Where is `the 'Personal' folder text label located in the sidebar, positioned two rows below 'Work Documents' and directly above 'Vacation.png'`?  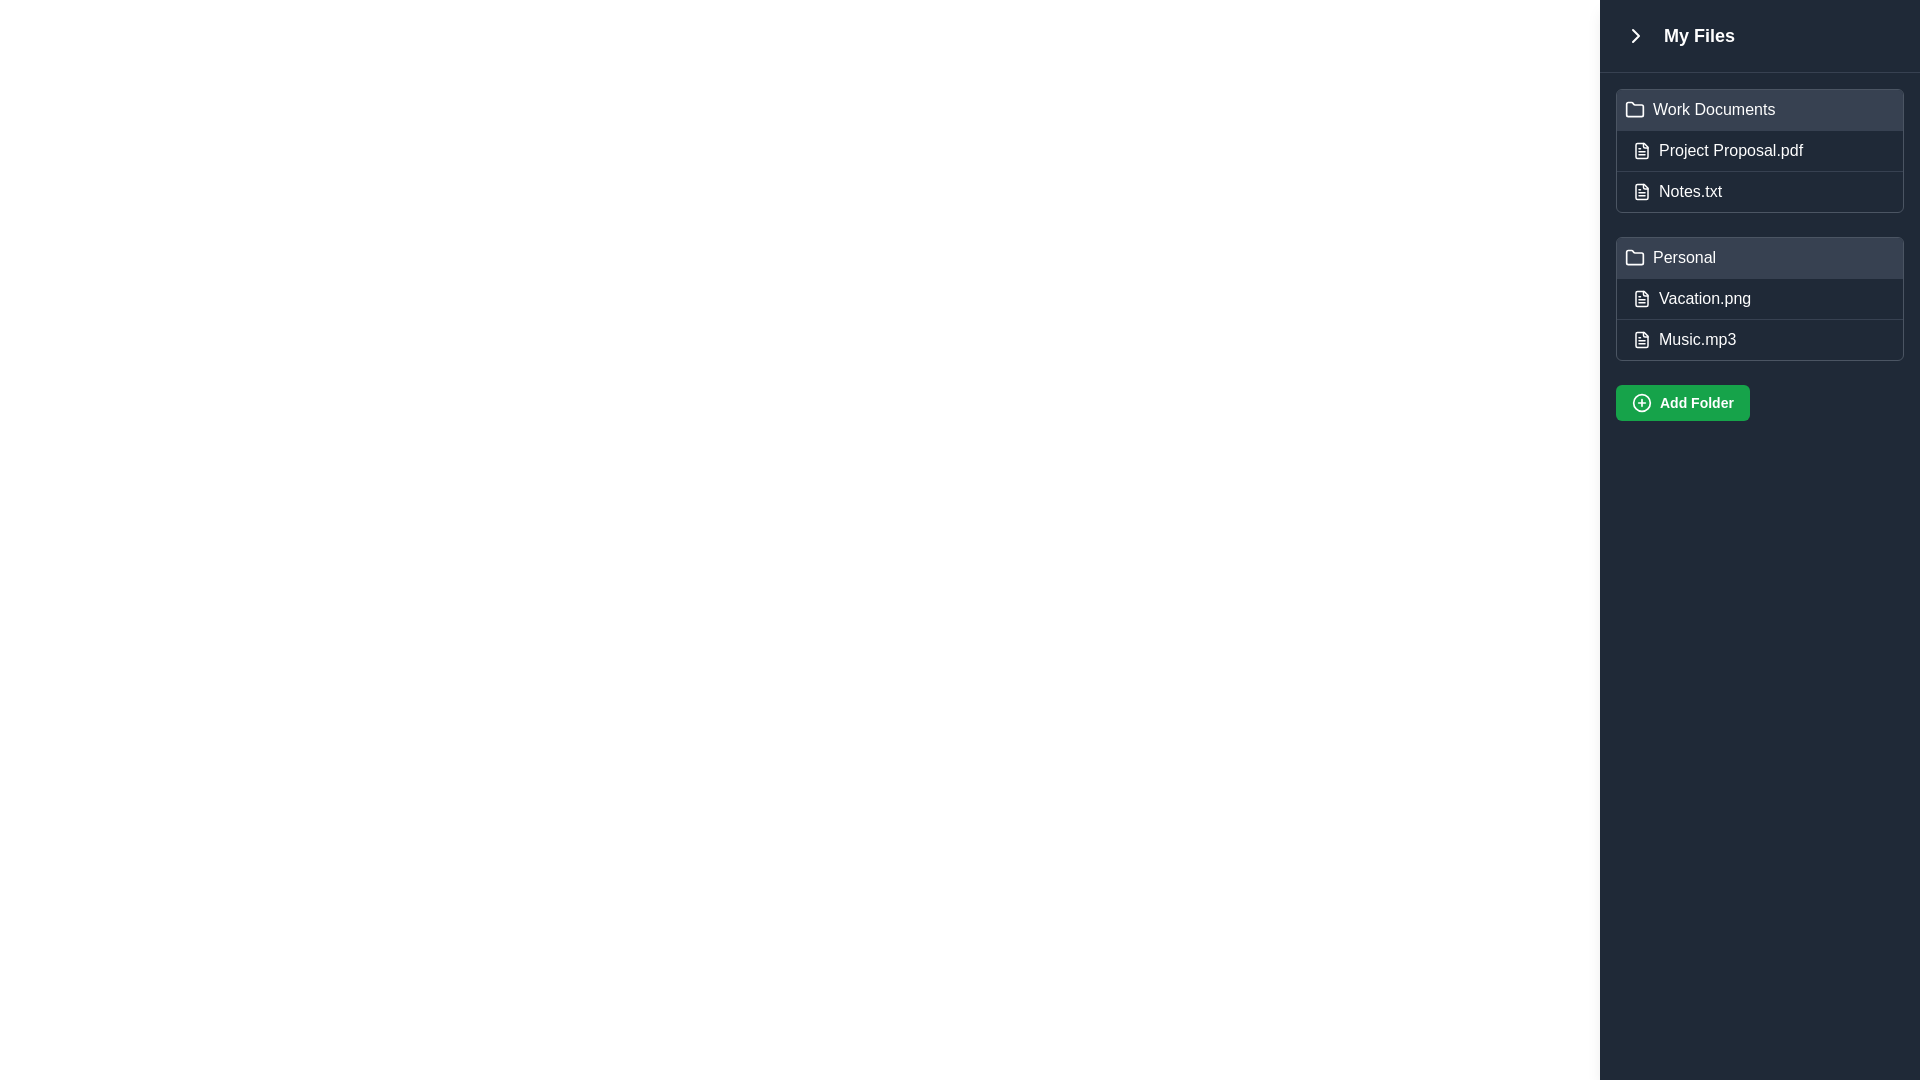 the 'Personal' folder text label located in the sidebar, positioned two rows below 'Work Documents' and directly above 'Vacation.png' is located at coordinates (1683, 257).